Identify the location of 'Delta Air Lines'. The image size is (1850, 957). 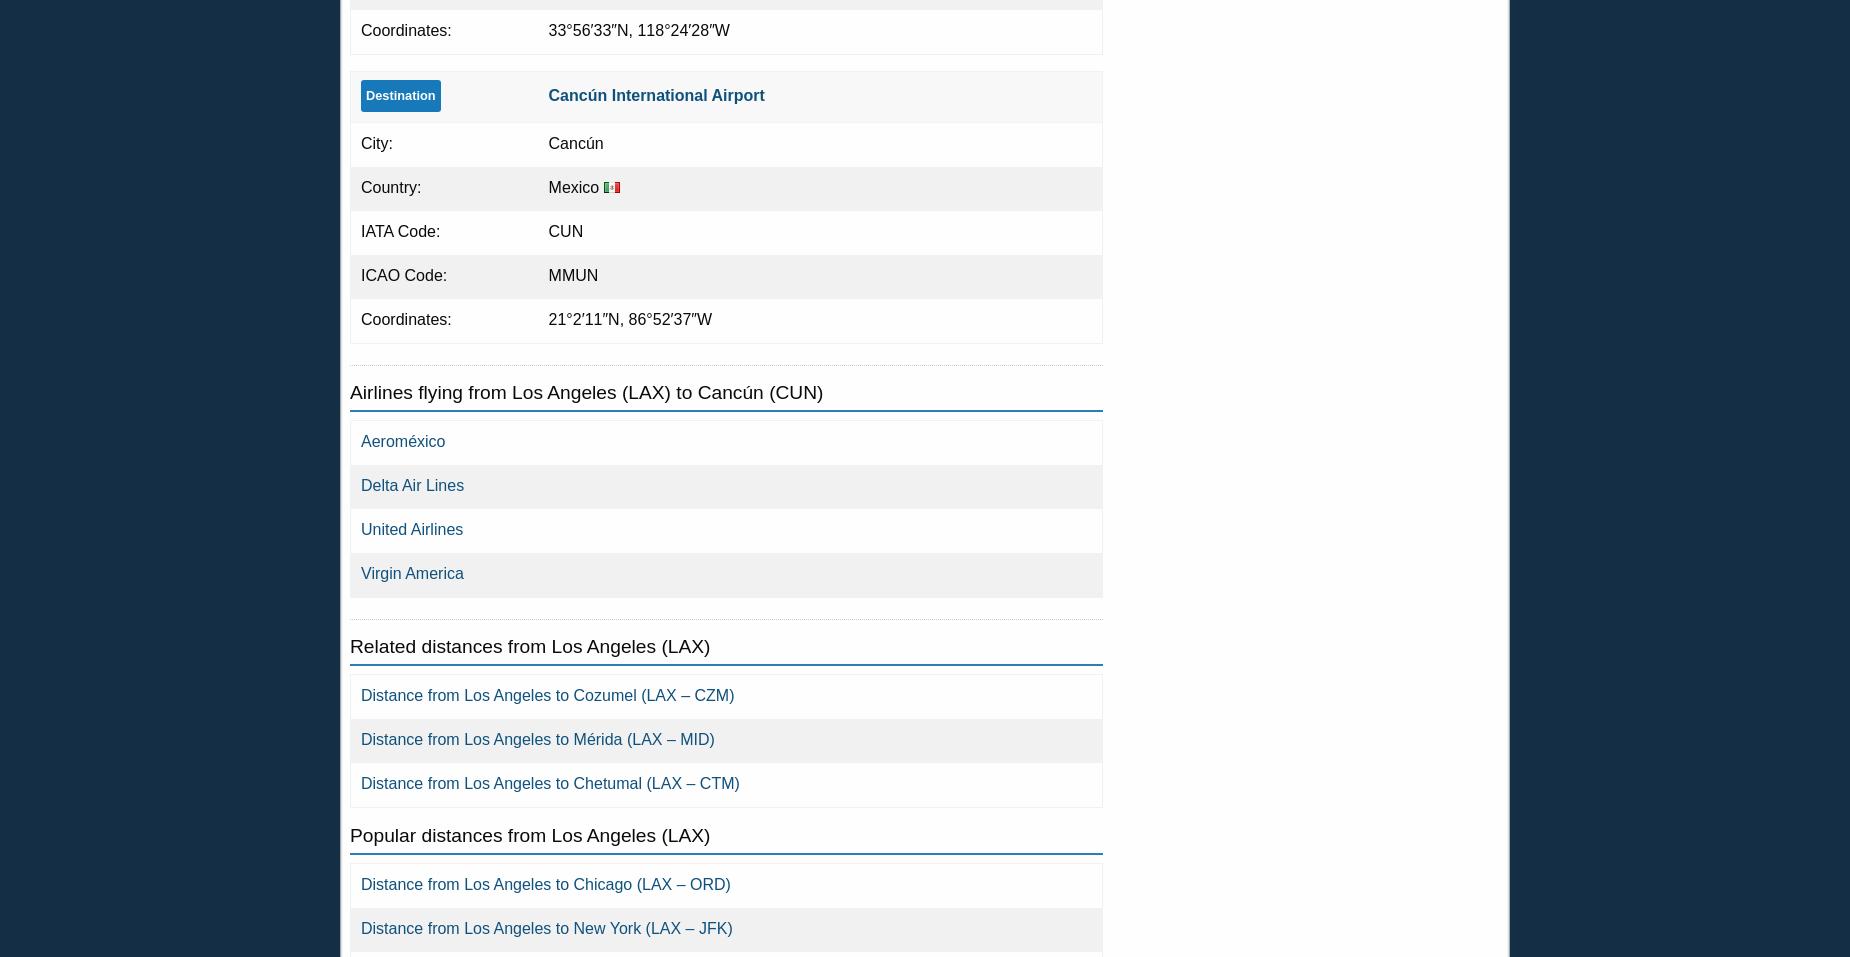
(411, 485).